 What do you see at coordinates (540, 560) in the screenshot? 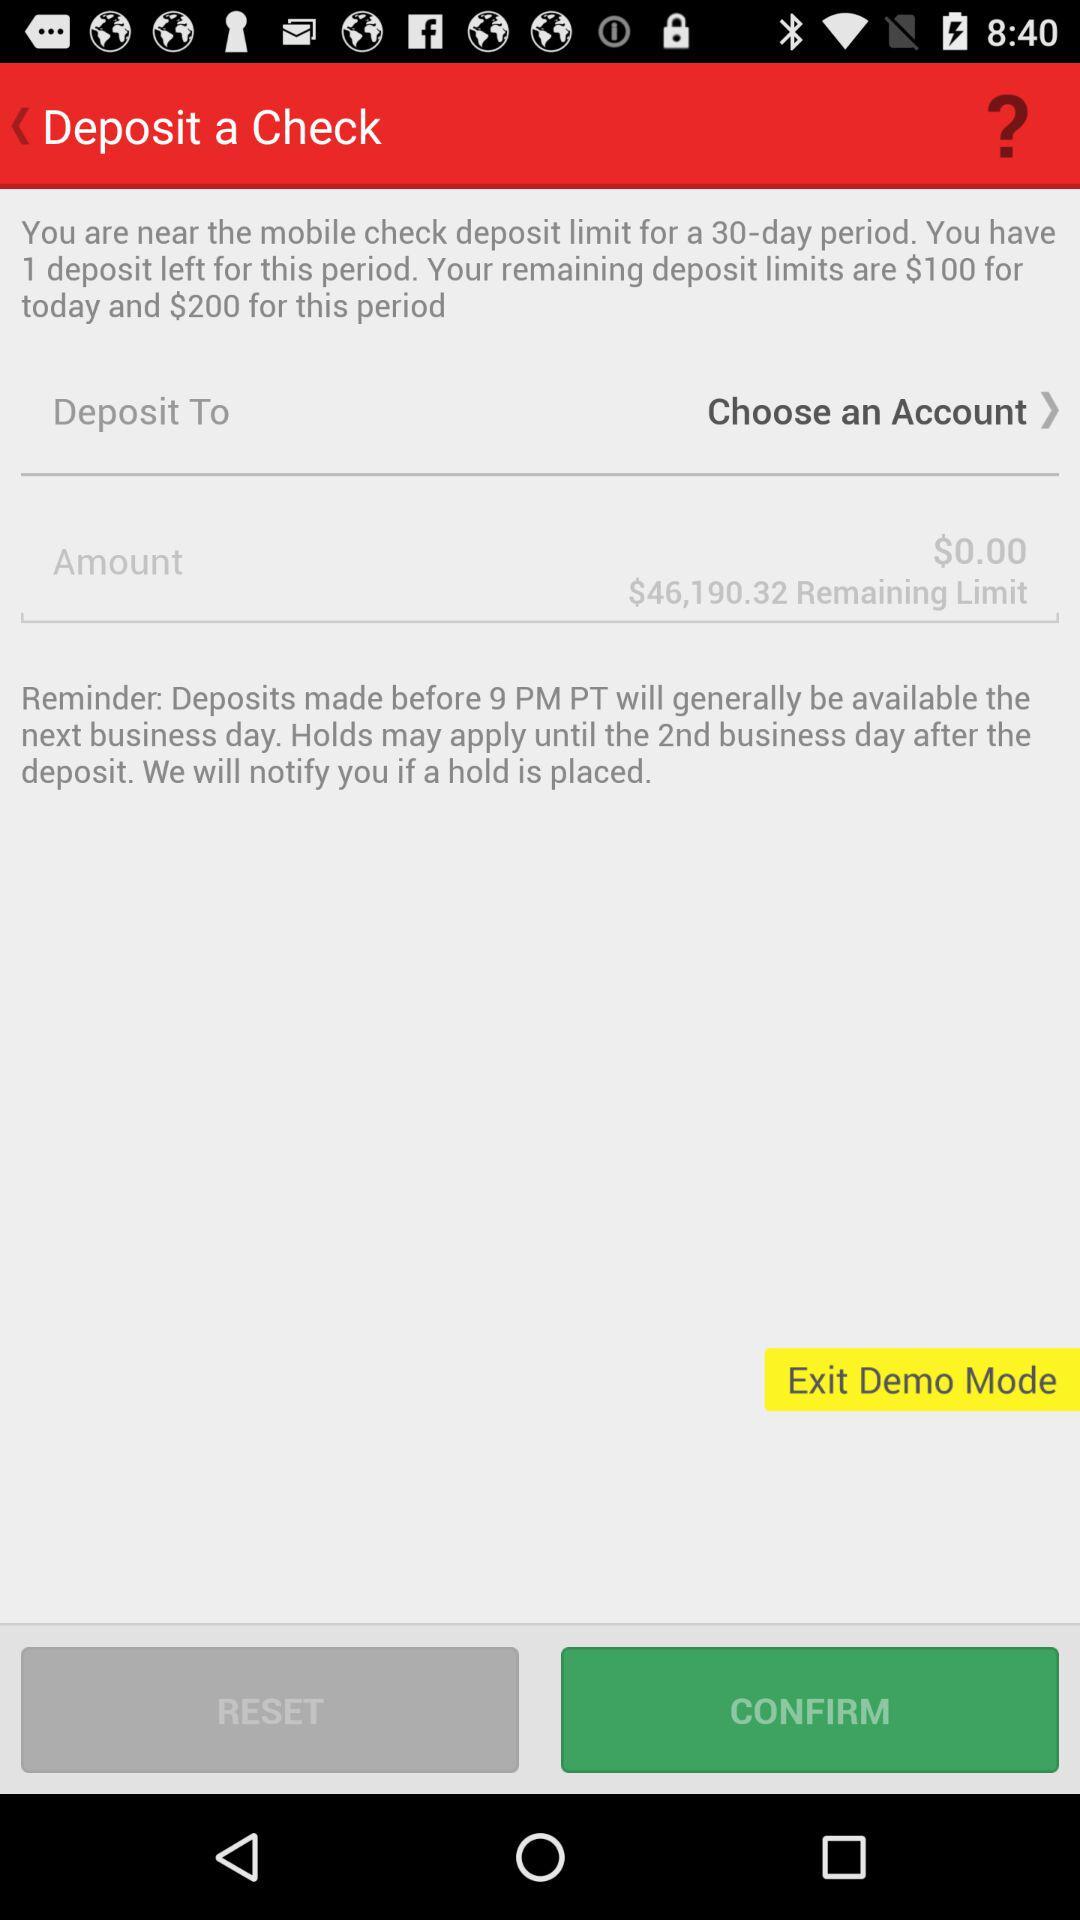
I see `amount` at bounding box center [540, 560].